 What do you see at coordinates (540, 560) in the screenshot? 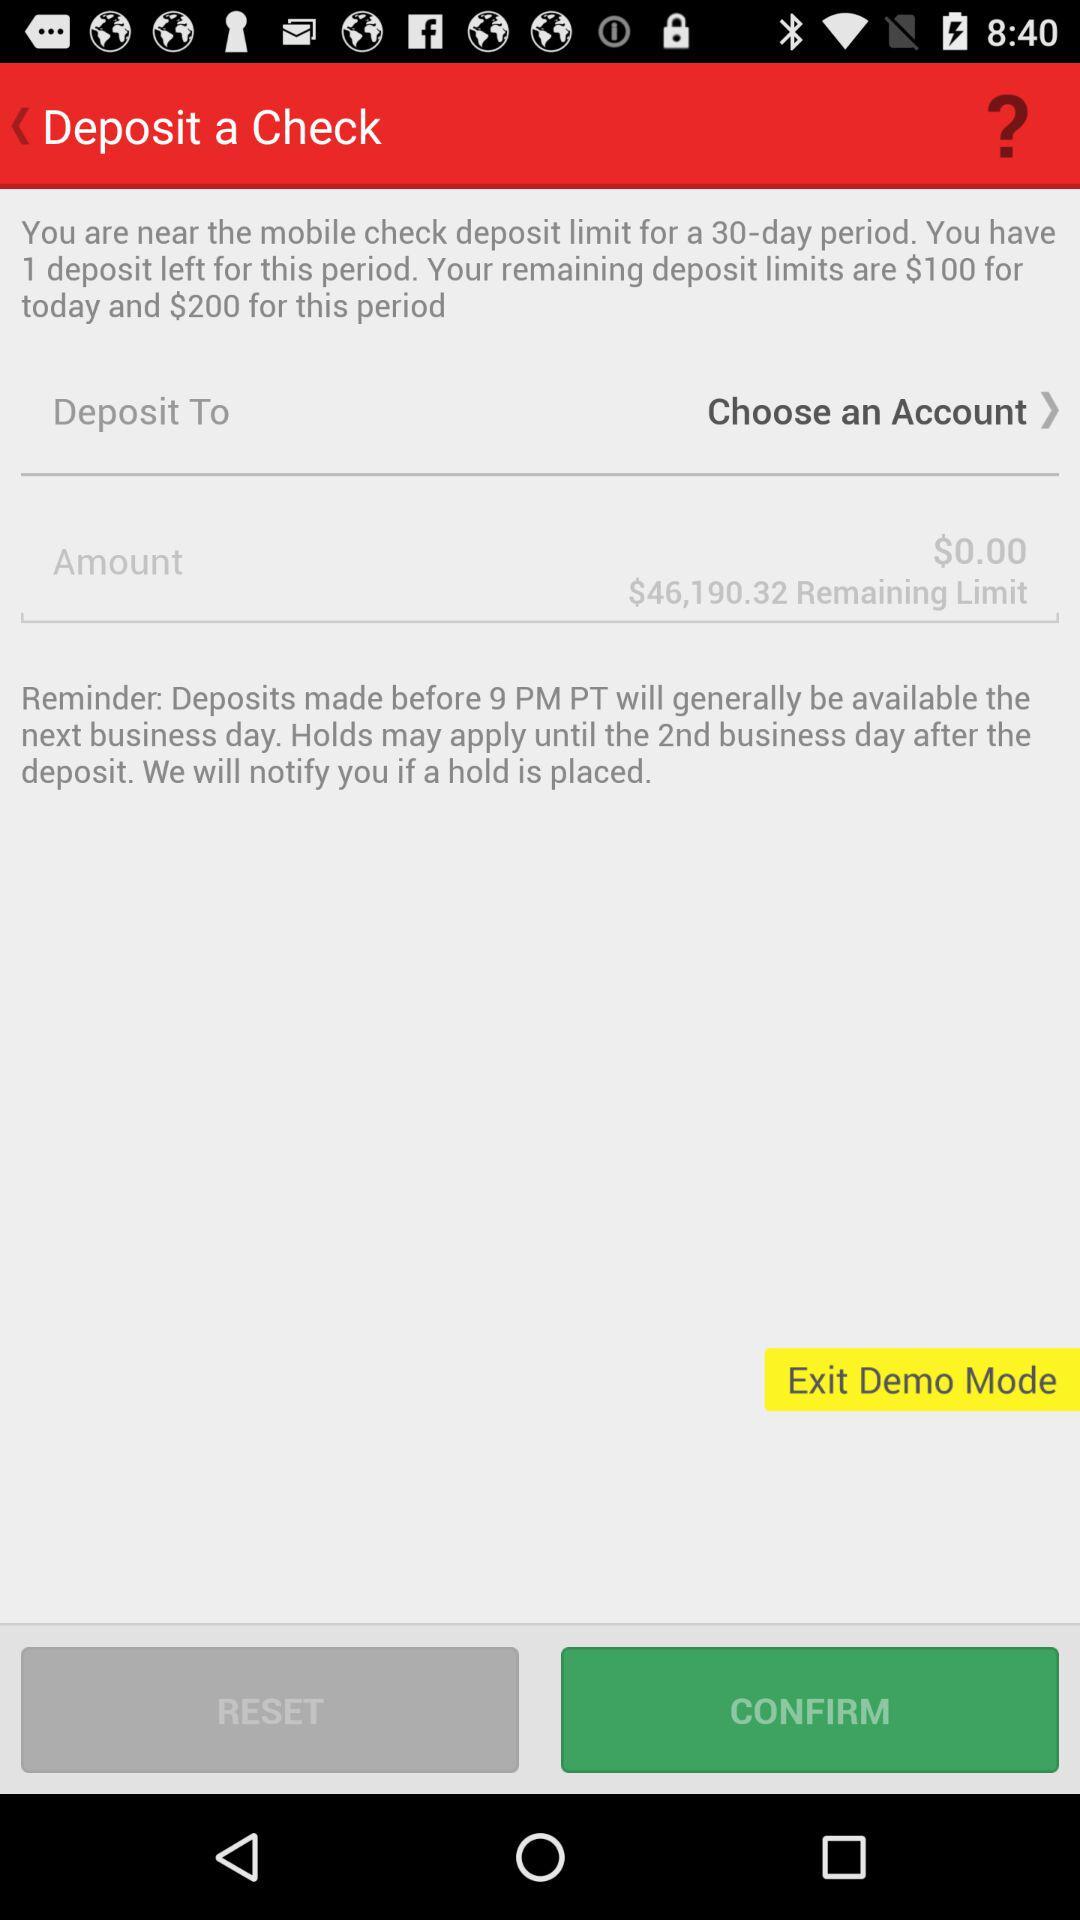
I see `amount` at bounding box center [540, 560].